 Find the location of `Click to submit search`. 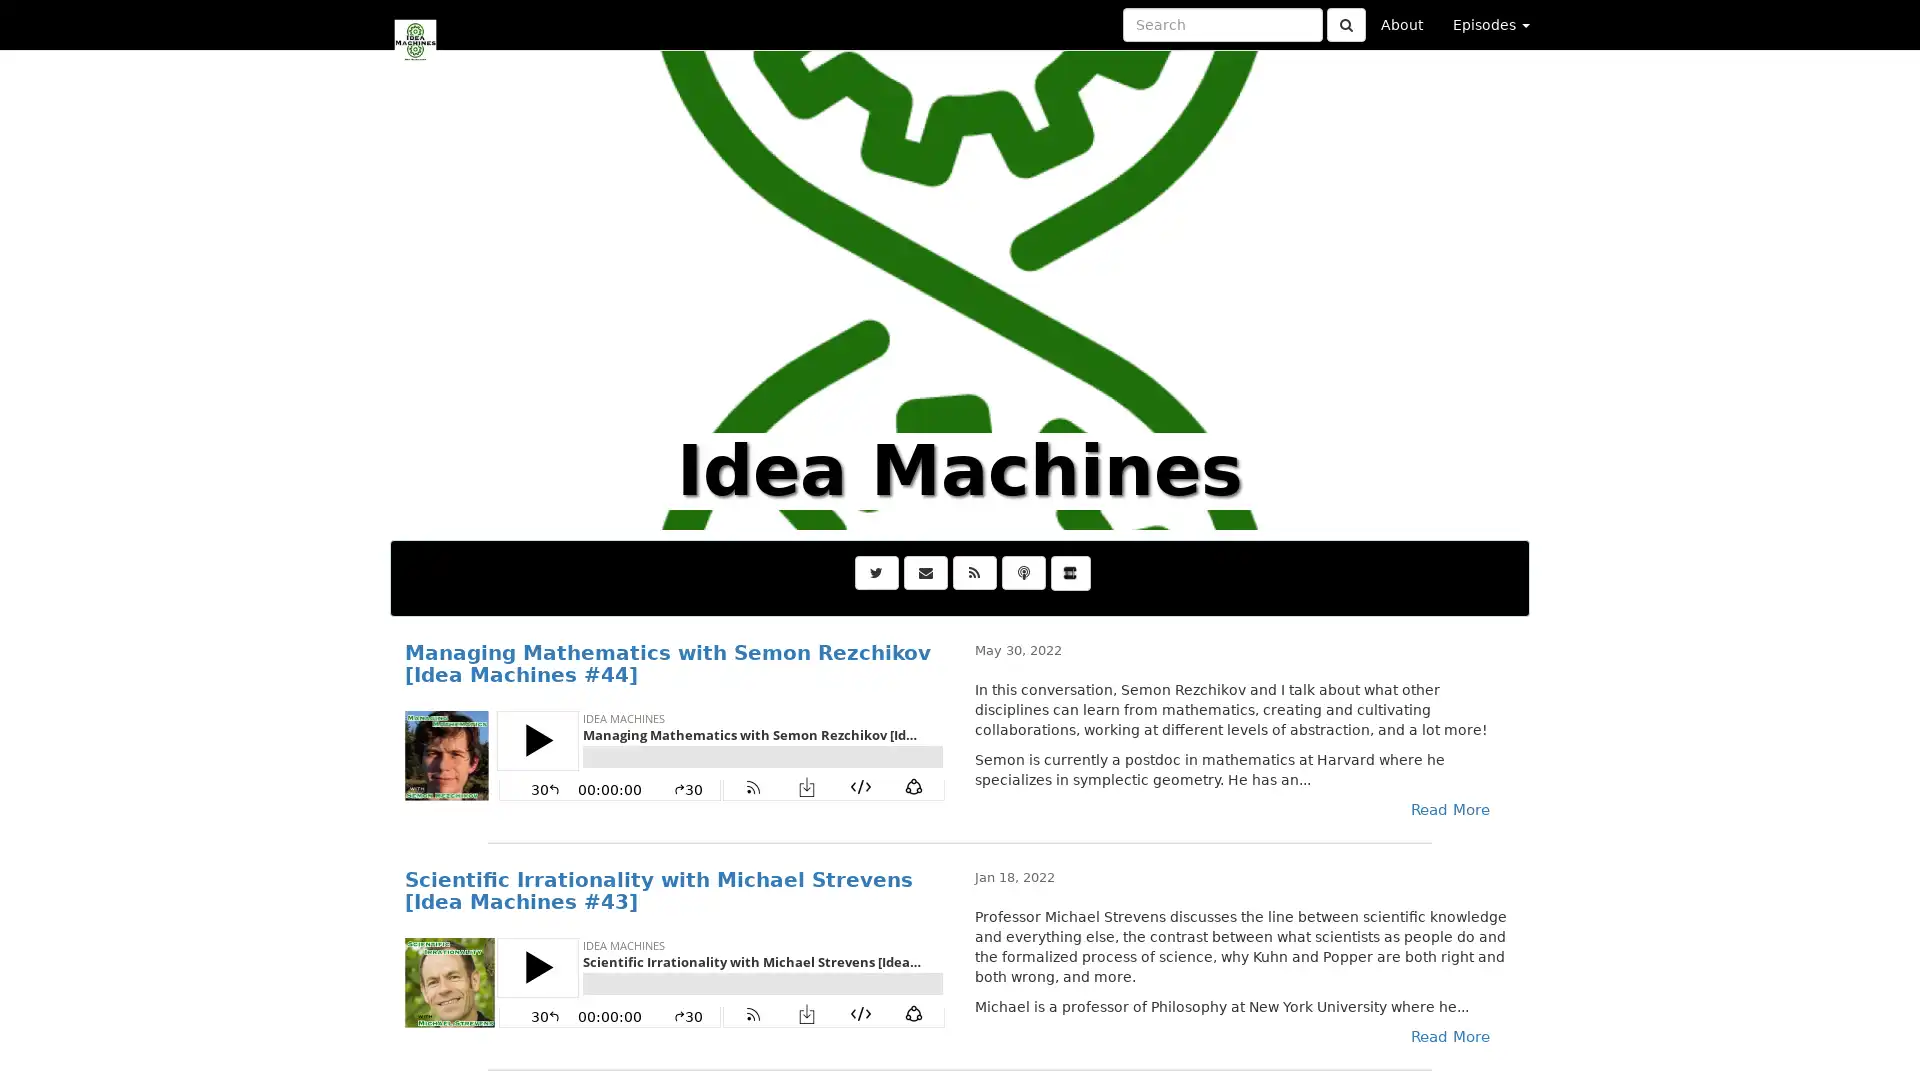

Click to submit search is located at coordinates (1346, 24).